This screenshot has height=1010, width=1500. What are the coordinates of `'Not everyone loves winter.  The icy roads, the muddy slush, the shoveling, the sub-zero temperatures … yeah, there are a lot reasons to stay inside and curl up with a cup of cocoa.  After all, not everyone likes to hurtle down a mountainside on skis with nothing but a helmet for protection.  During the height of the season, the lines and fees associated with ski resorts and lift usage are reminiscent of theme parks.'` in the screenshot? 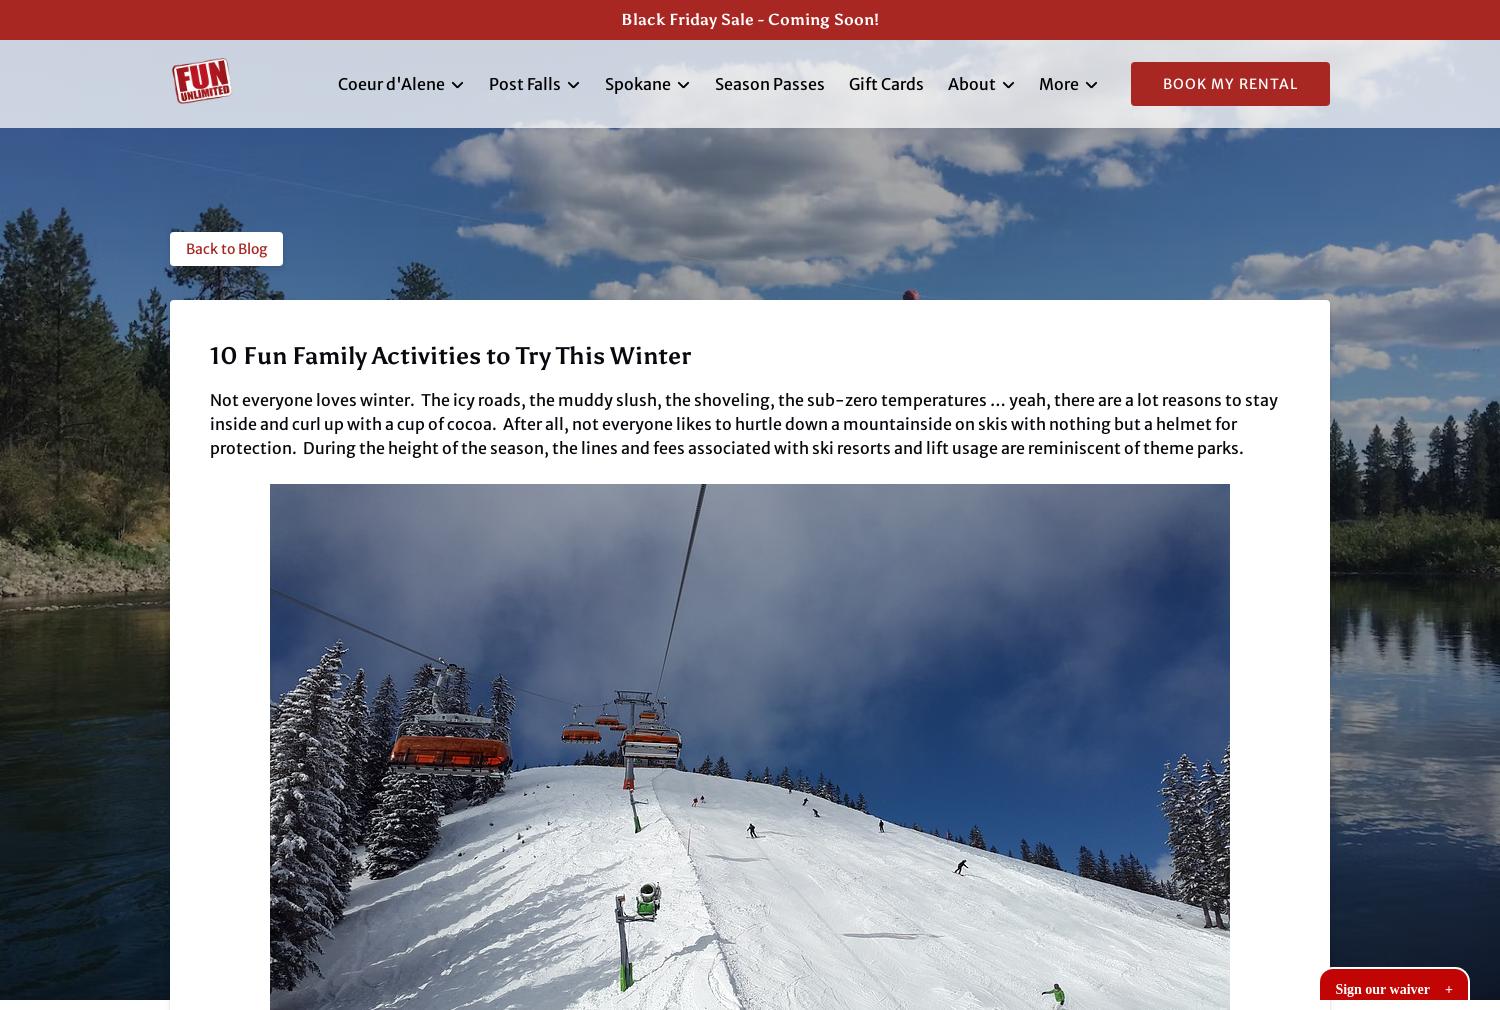 It's located at (743, 423).